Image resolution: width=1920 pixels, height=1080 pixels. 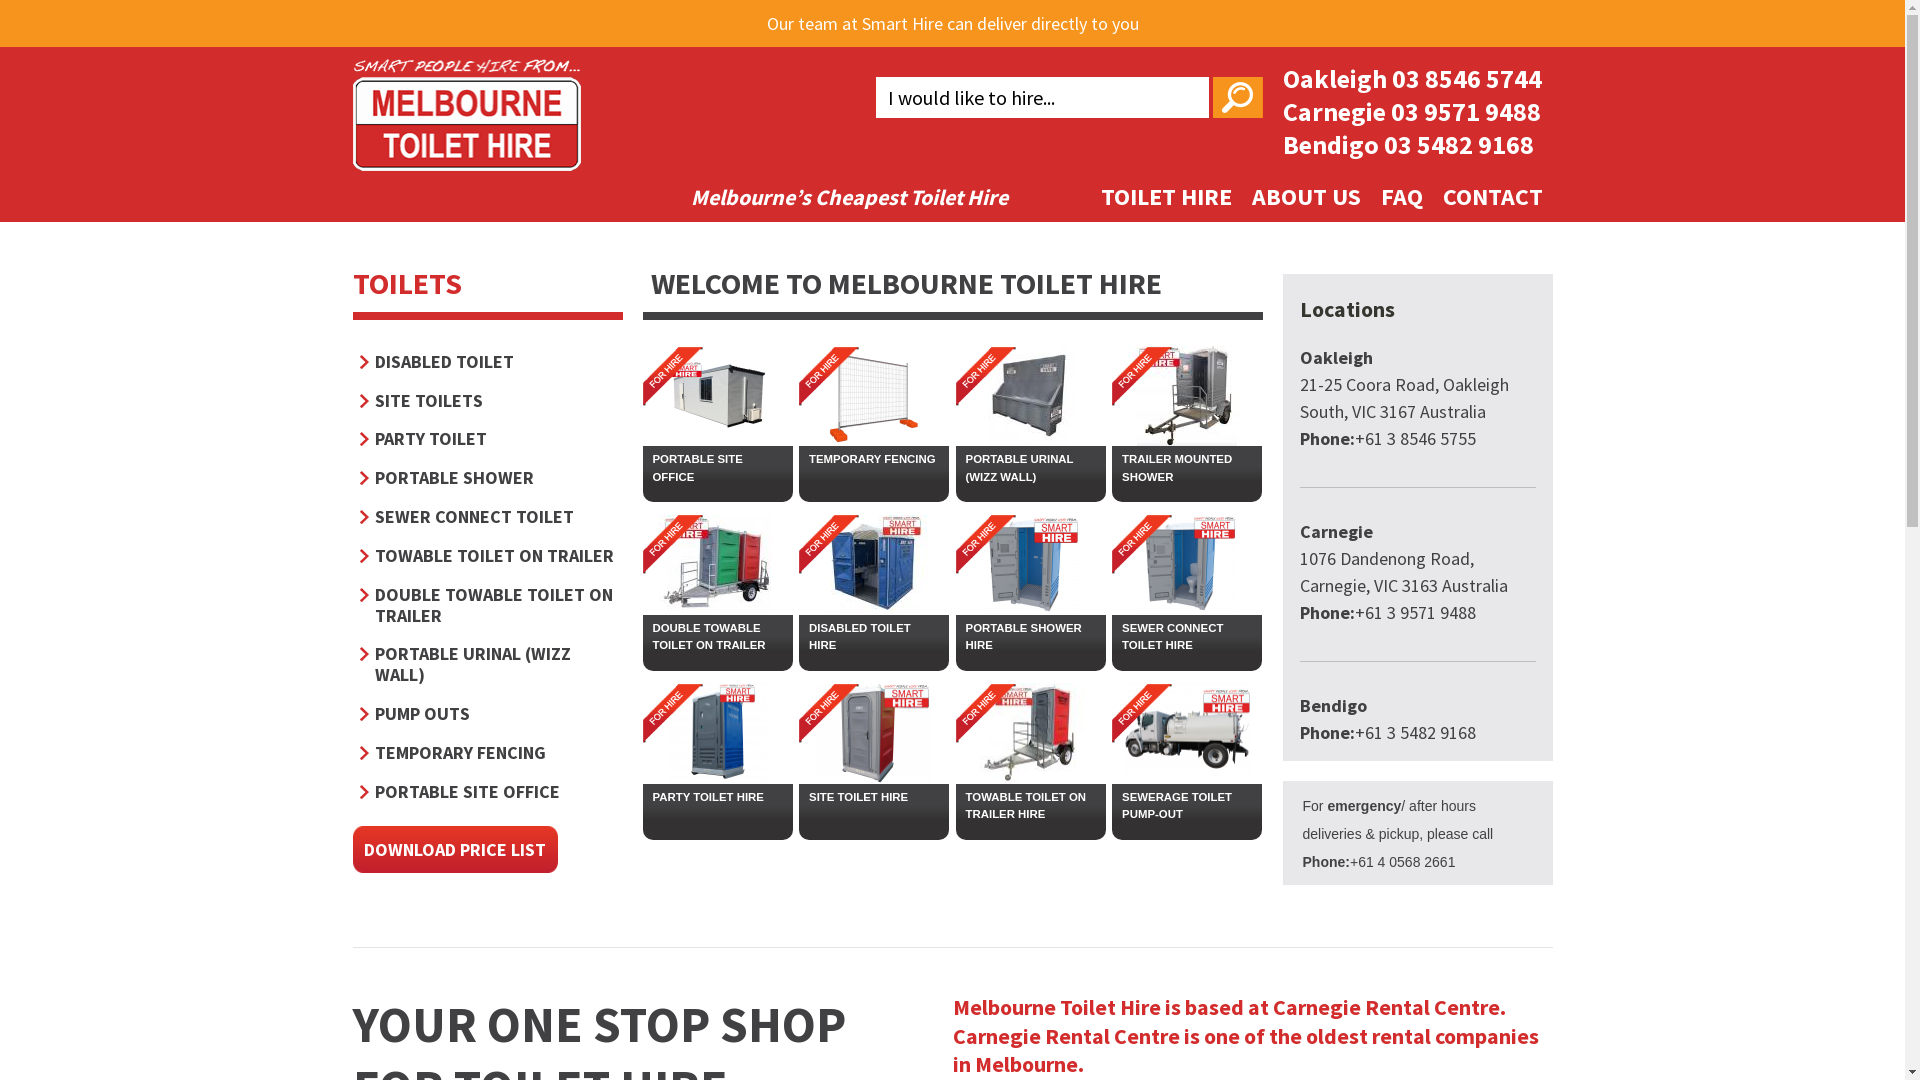 What do you see at coordinates (797, 636) in the screenshot?
I see `'DISABLED TOILET HIRE'` at bounding box center [797, 636].